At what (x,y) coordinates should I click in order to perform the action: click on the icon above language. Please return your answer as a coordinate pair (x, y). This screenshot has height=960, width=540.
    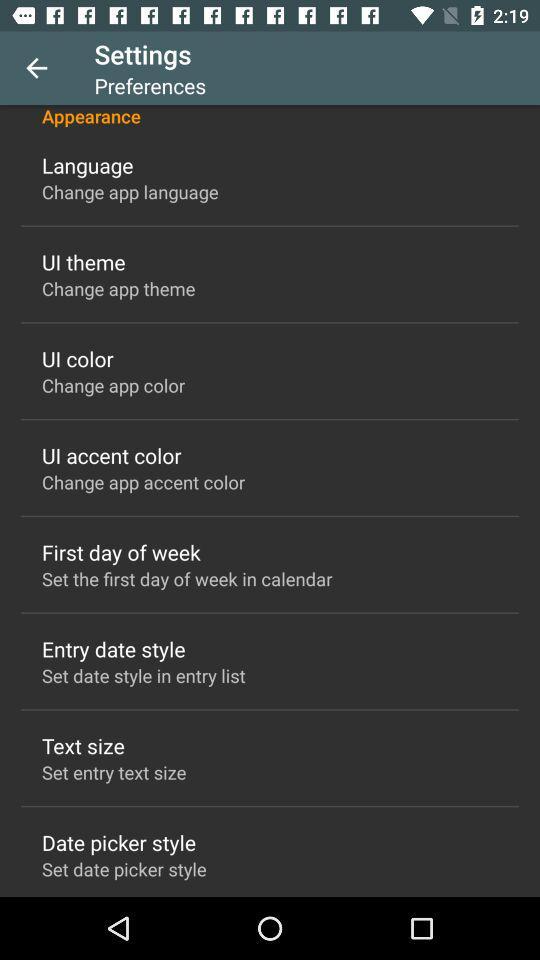
    Looking at the image, I should click on (270, 116).